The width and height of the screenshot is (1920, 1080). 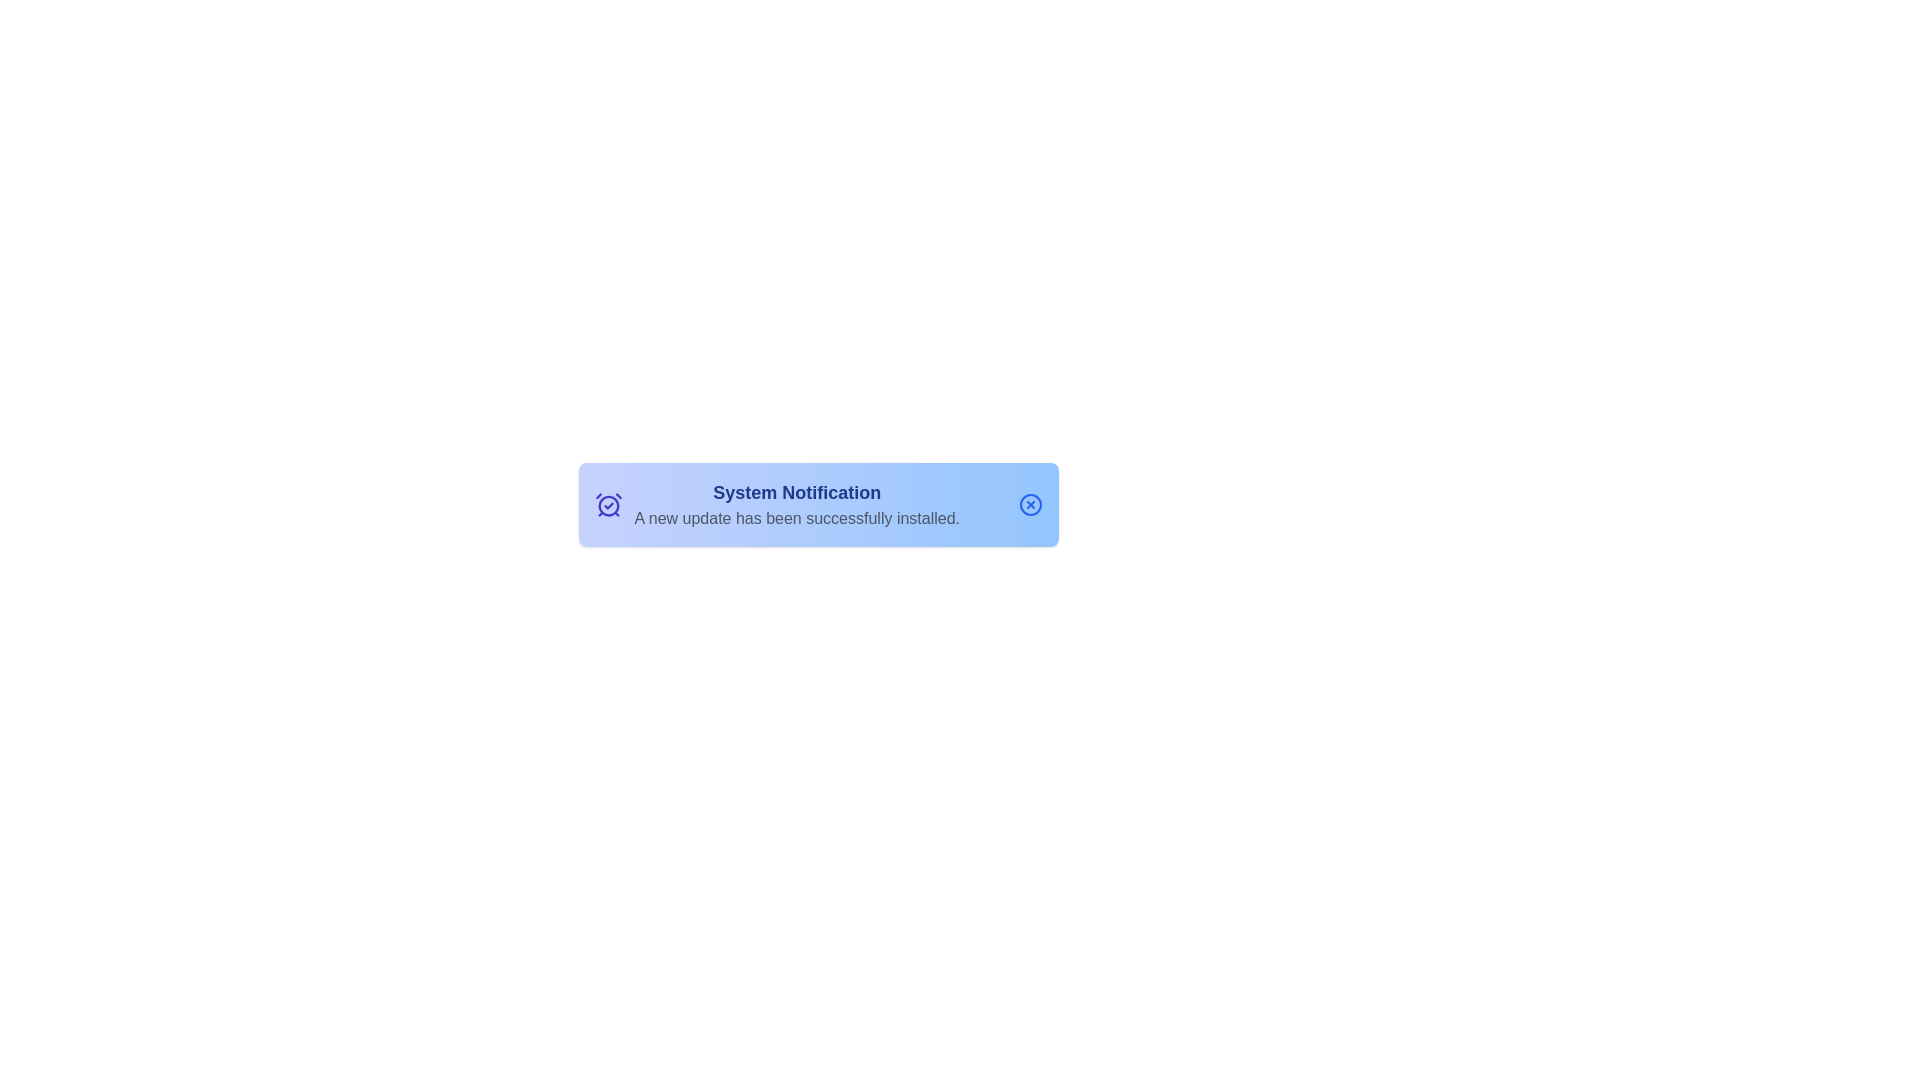 What do you see at coordinates (607, 505) in the screenshot?
I see `the circular SVG graphical component within the clock icon located in the notification card next to 'System Notification'` at bounding box center [607, 505].